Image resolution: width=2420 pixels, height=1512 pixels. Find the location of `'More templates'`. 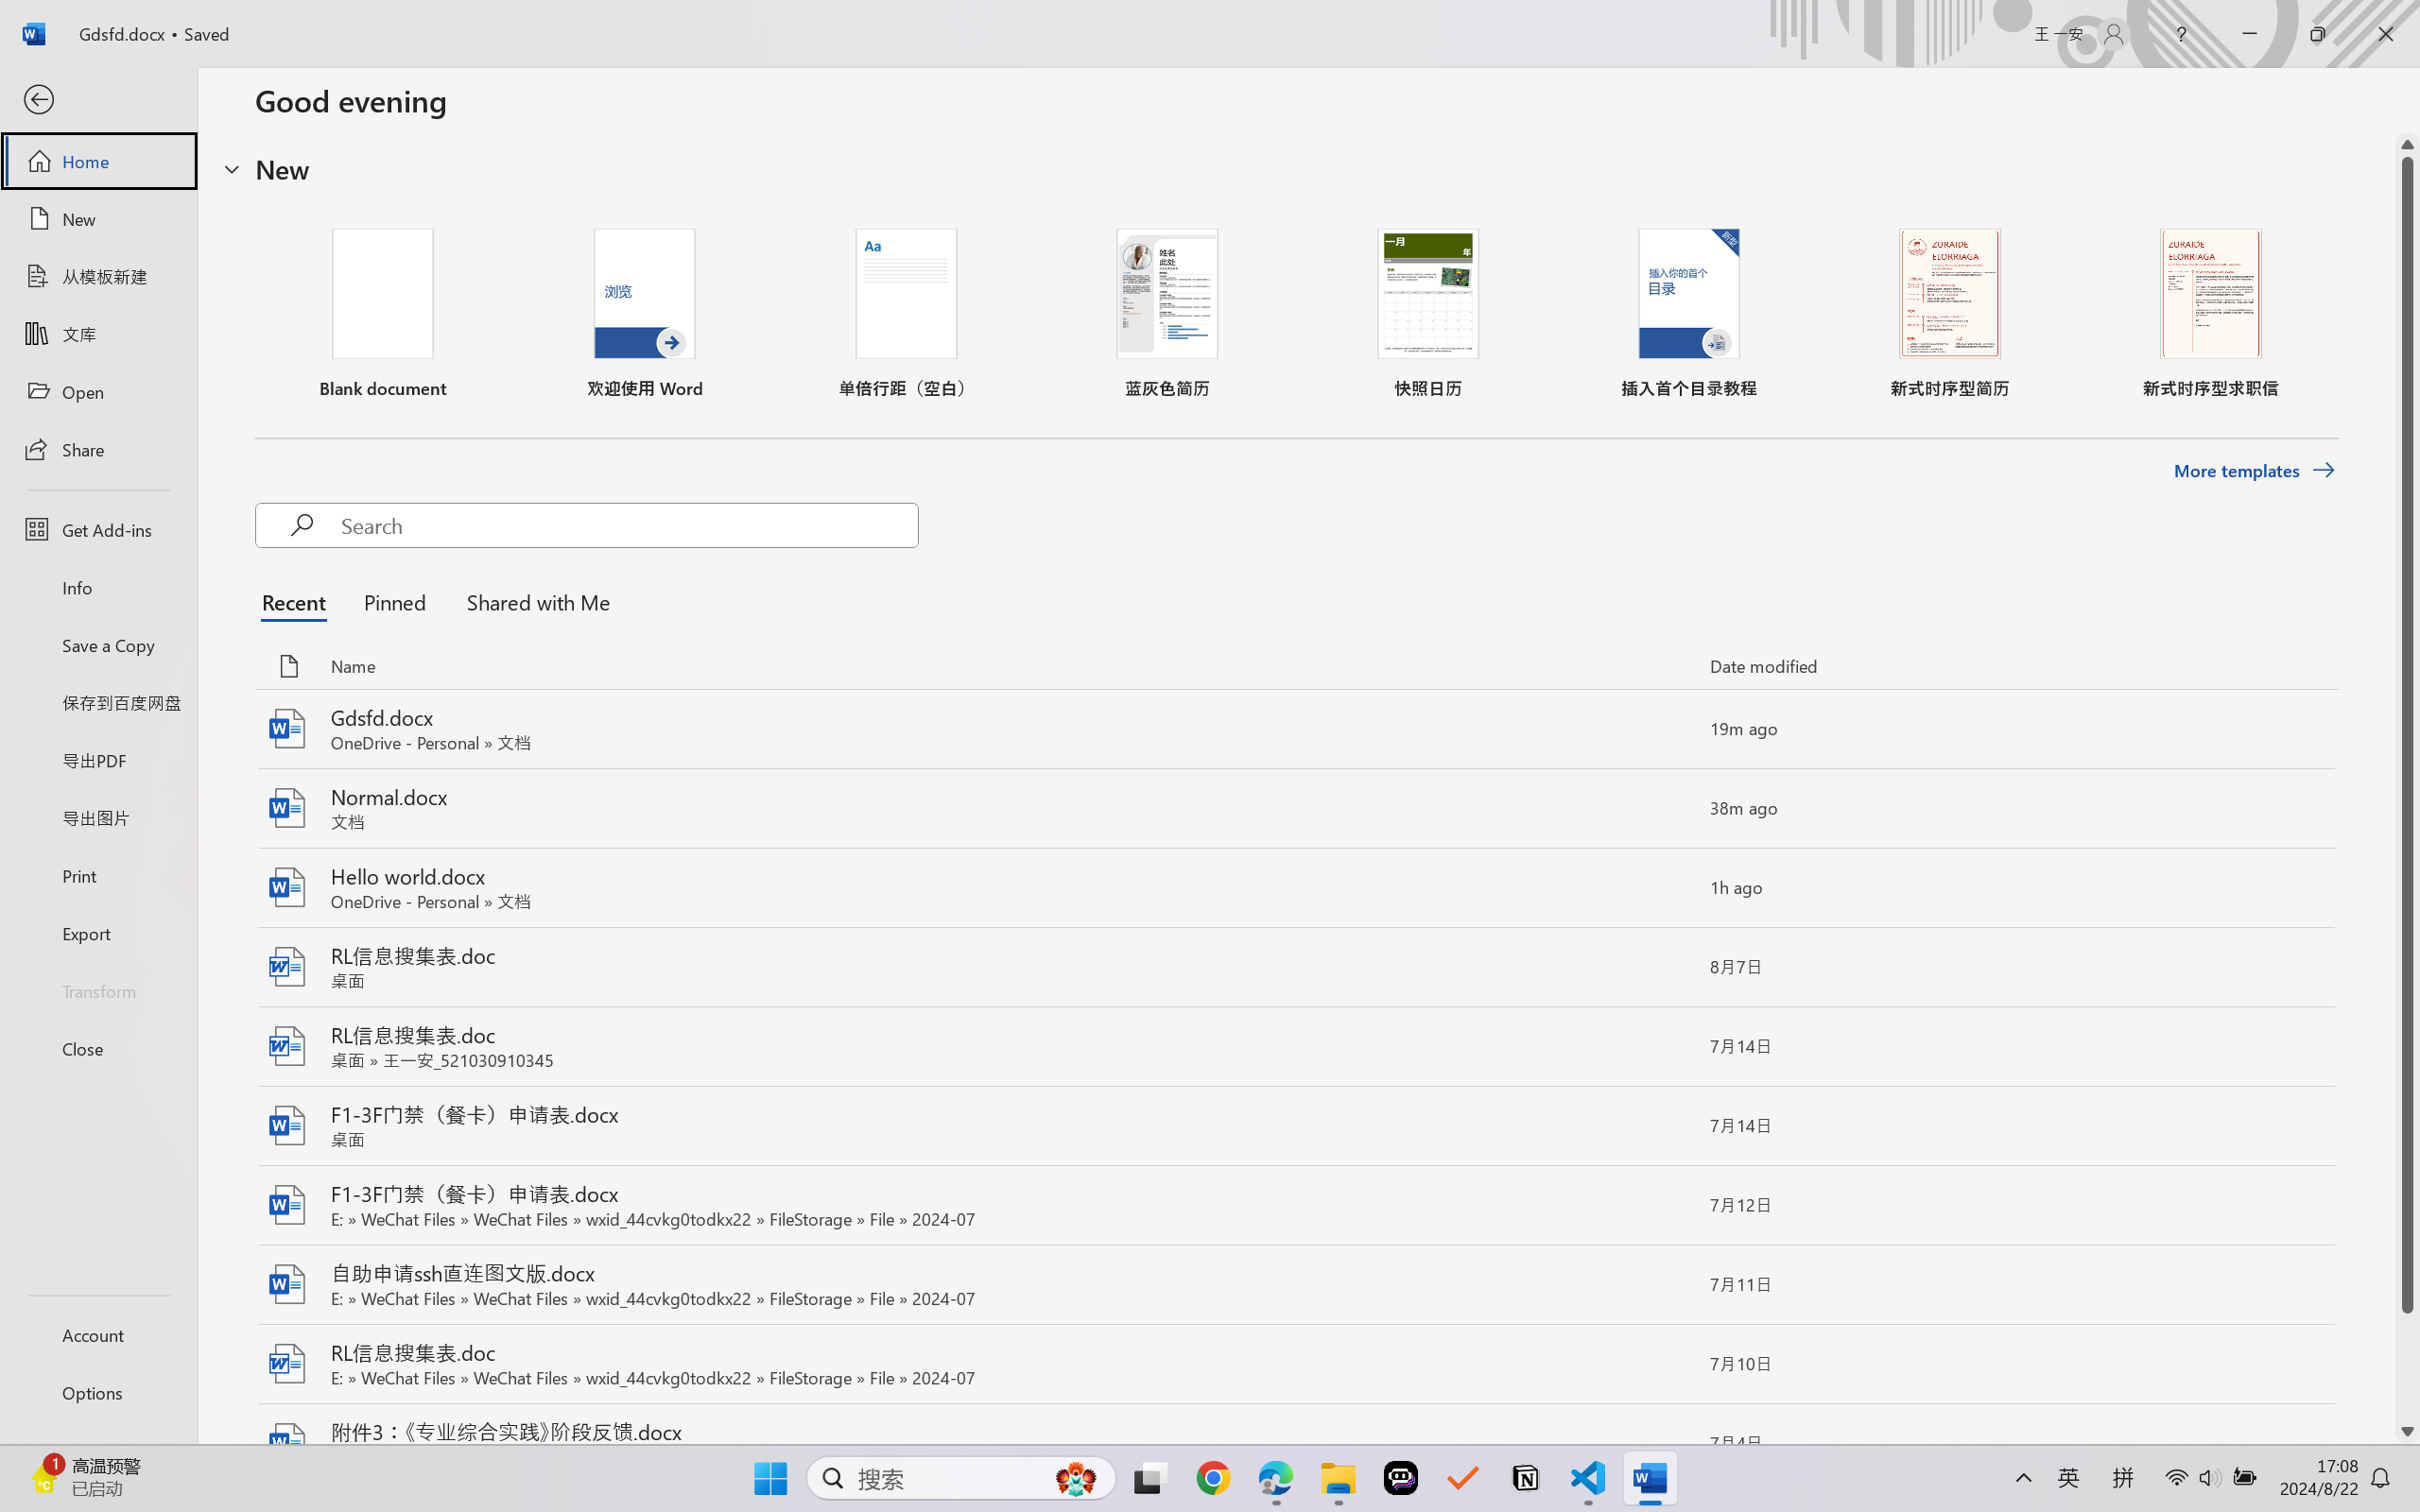

'More templates' is located at coordinates (2253, 471).